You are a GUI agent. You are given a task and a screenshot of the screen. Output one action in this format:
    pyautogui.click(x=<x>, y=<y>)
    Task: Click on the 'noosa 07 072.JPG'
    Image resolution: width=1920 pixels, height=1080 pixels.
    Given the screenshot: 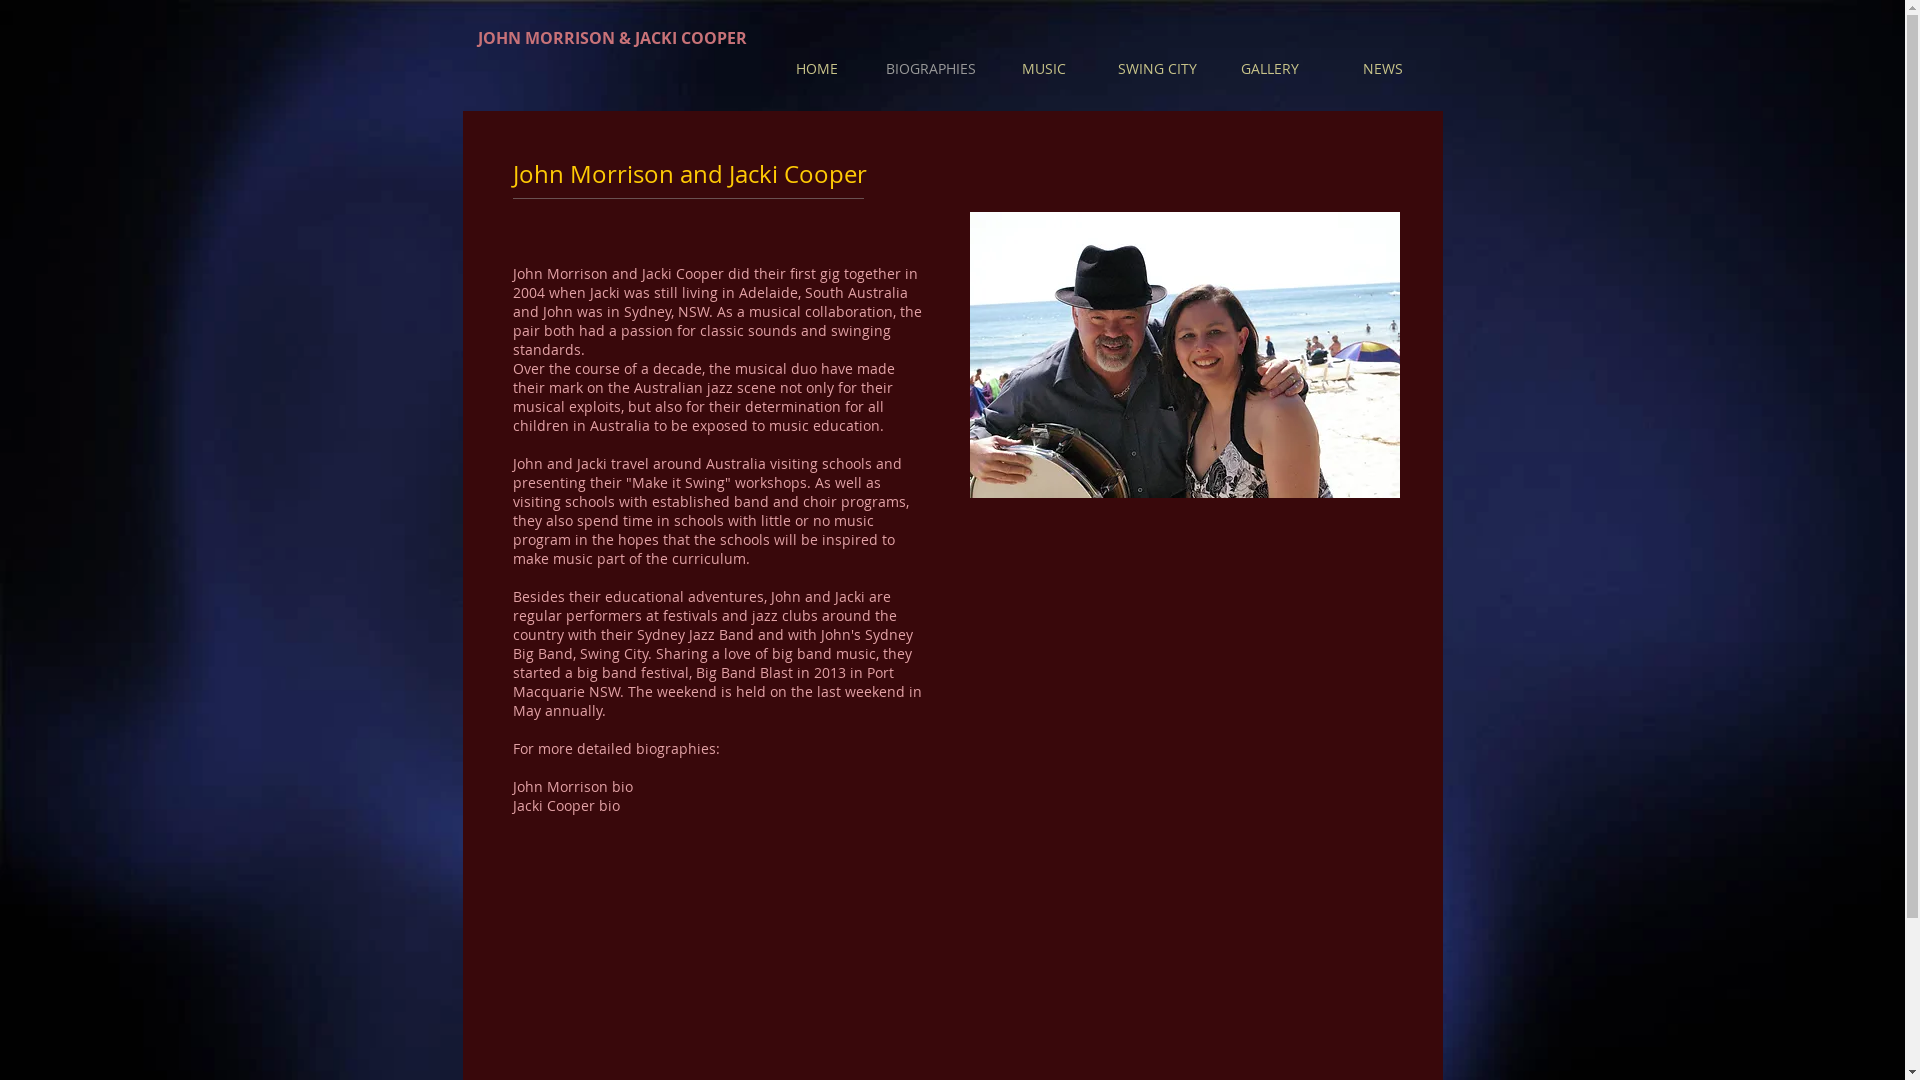 What is the action you would take?
    pyautogui.click(x=1185, y=353)
    